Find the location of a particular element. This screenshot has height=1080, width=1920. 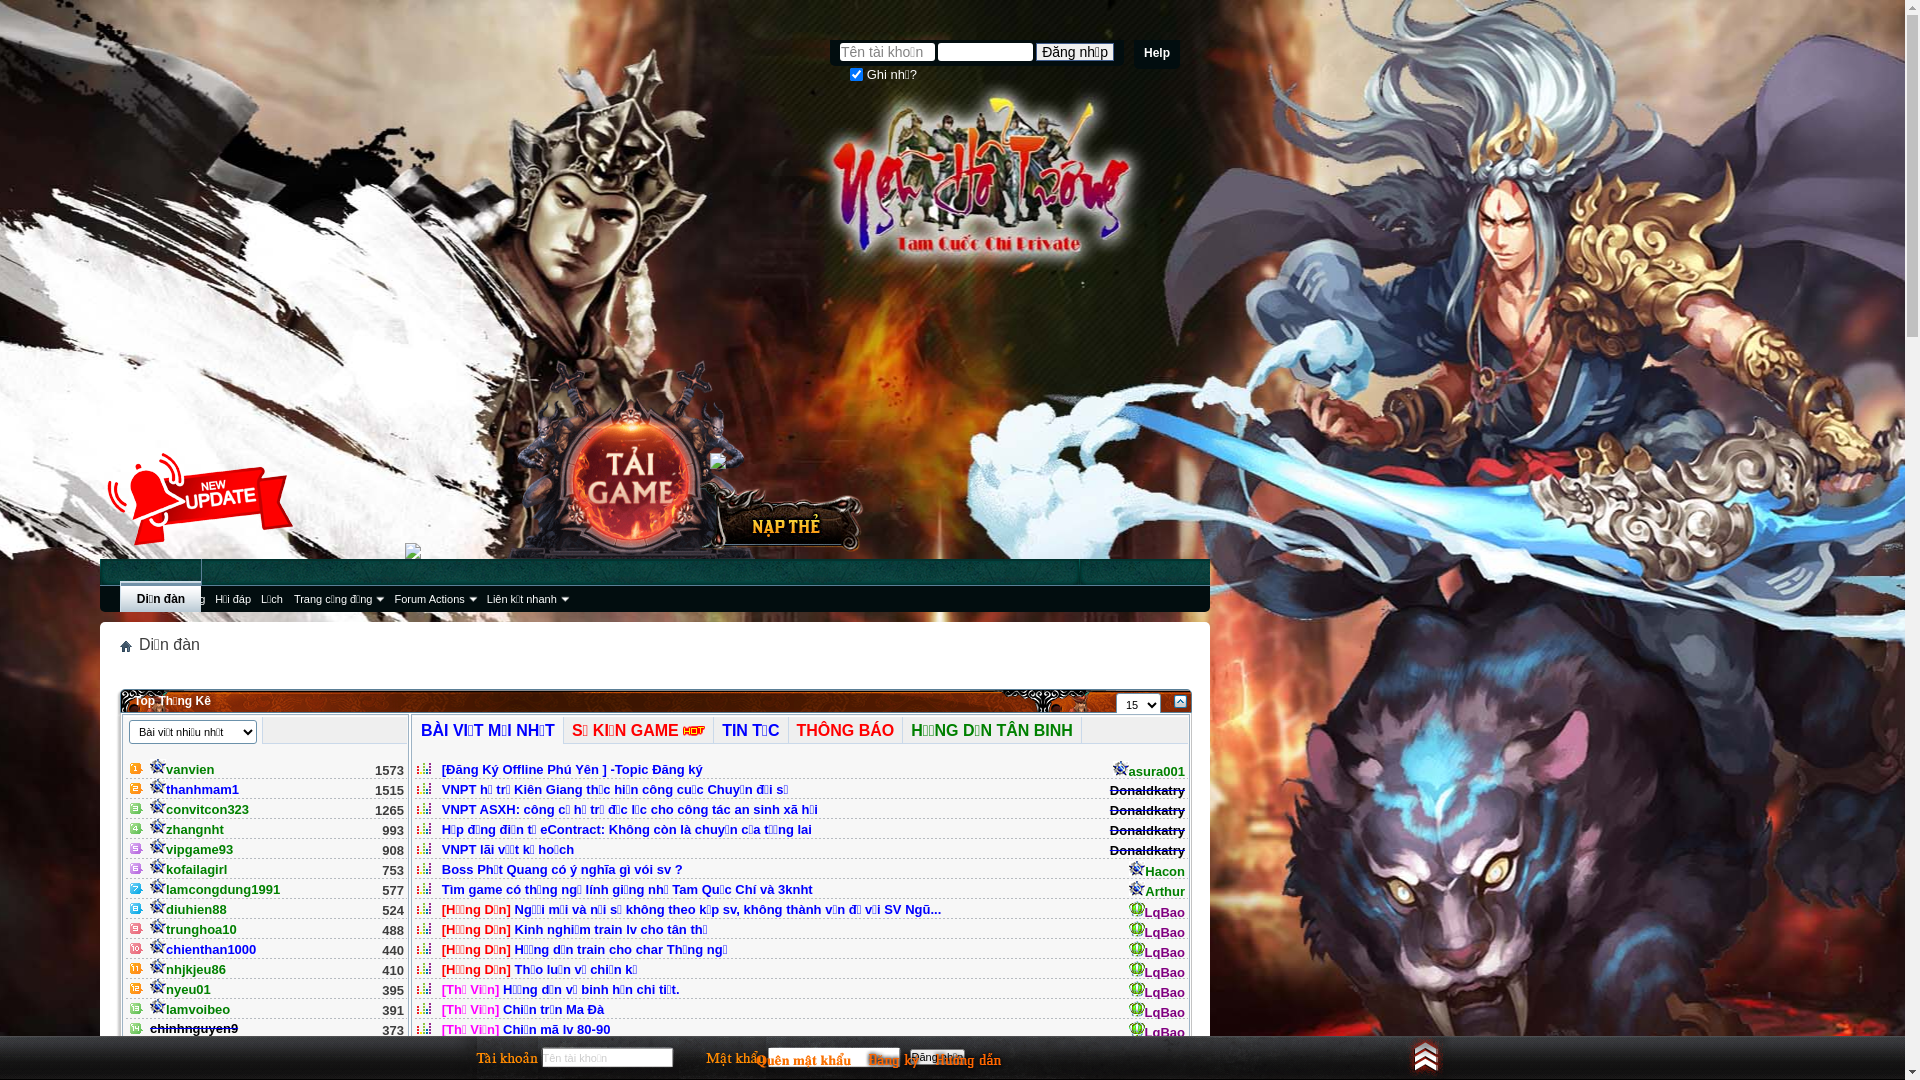

'trunghoa10' is located at coordinates (193, 929).